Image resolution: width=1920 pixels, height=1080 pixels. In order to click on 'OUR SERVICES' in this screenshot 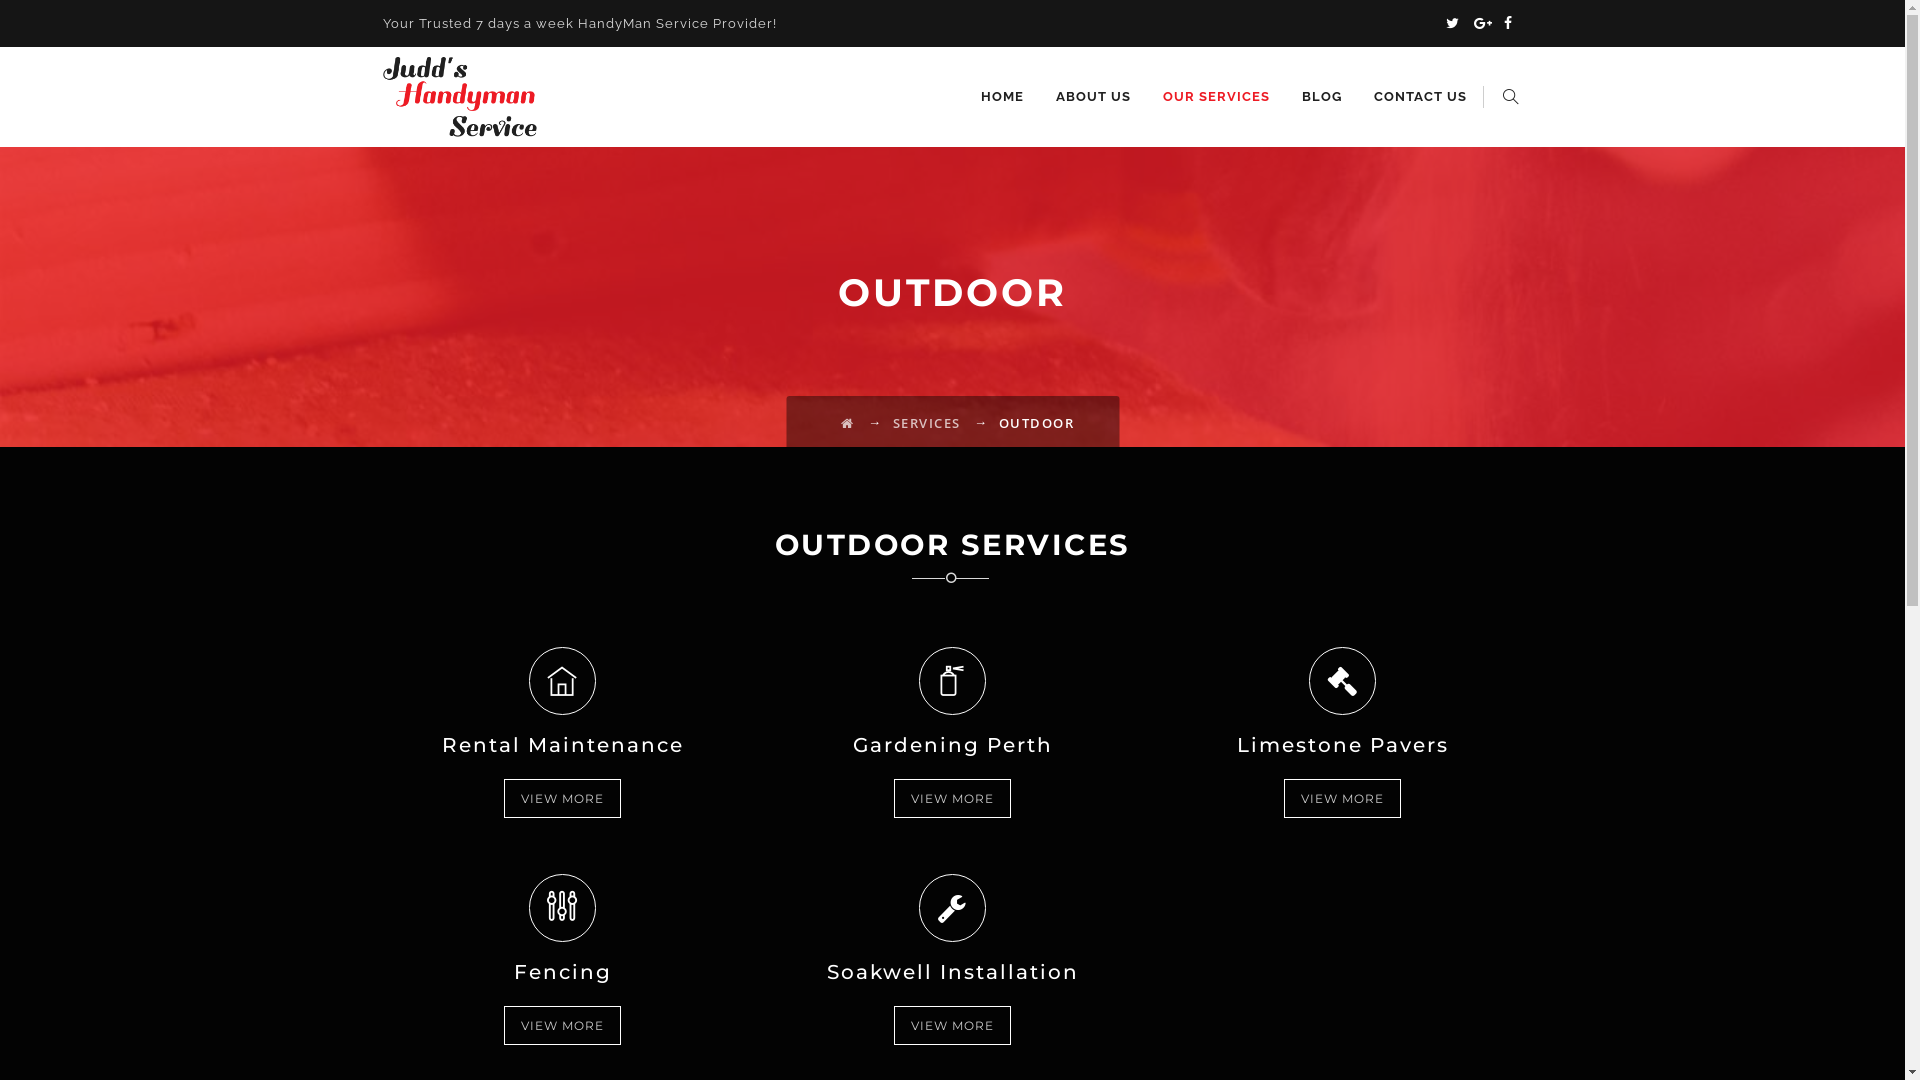, I will do `click(1215, 96)`.